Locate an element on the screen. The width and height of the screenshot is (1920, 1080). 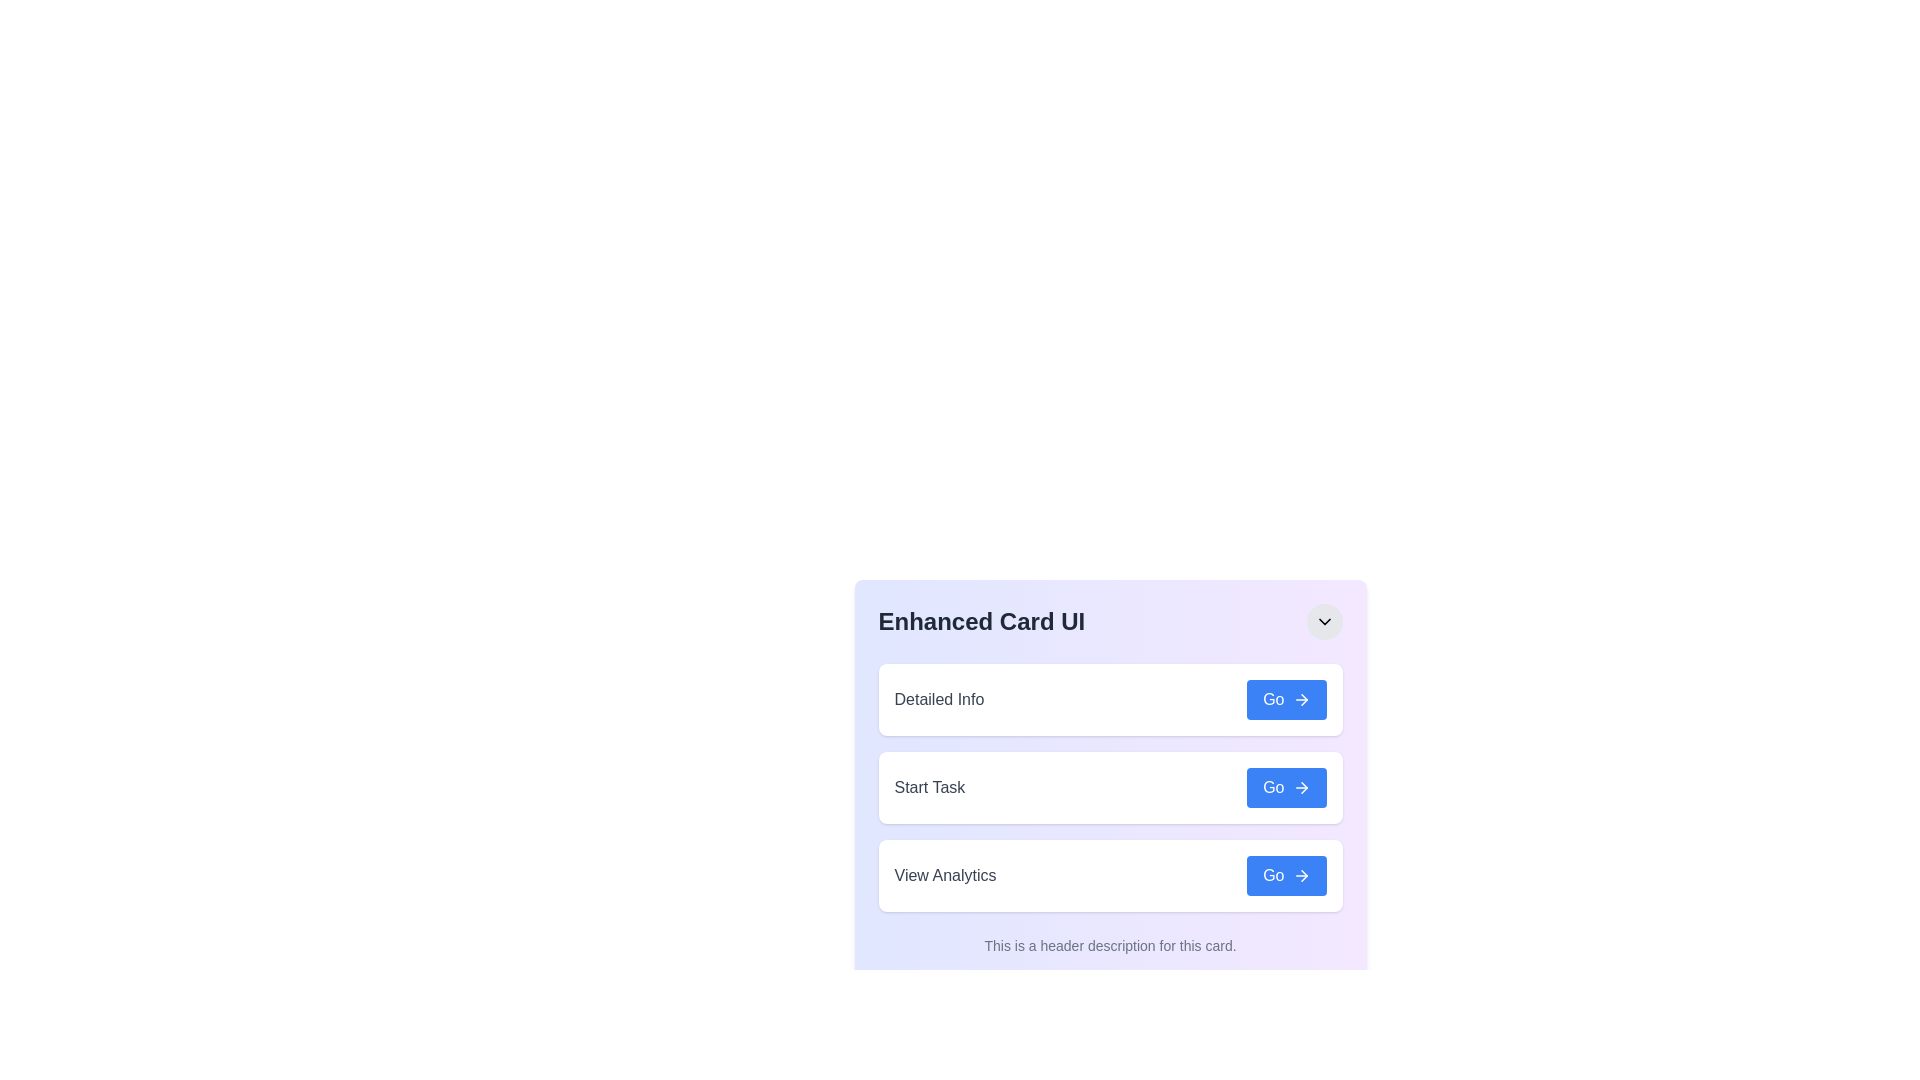
the third button in the column of buttons related to 'View Analytics' to apply the focus ring is located at coordinates (1286, 874).